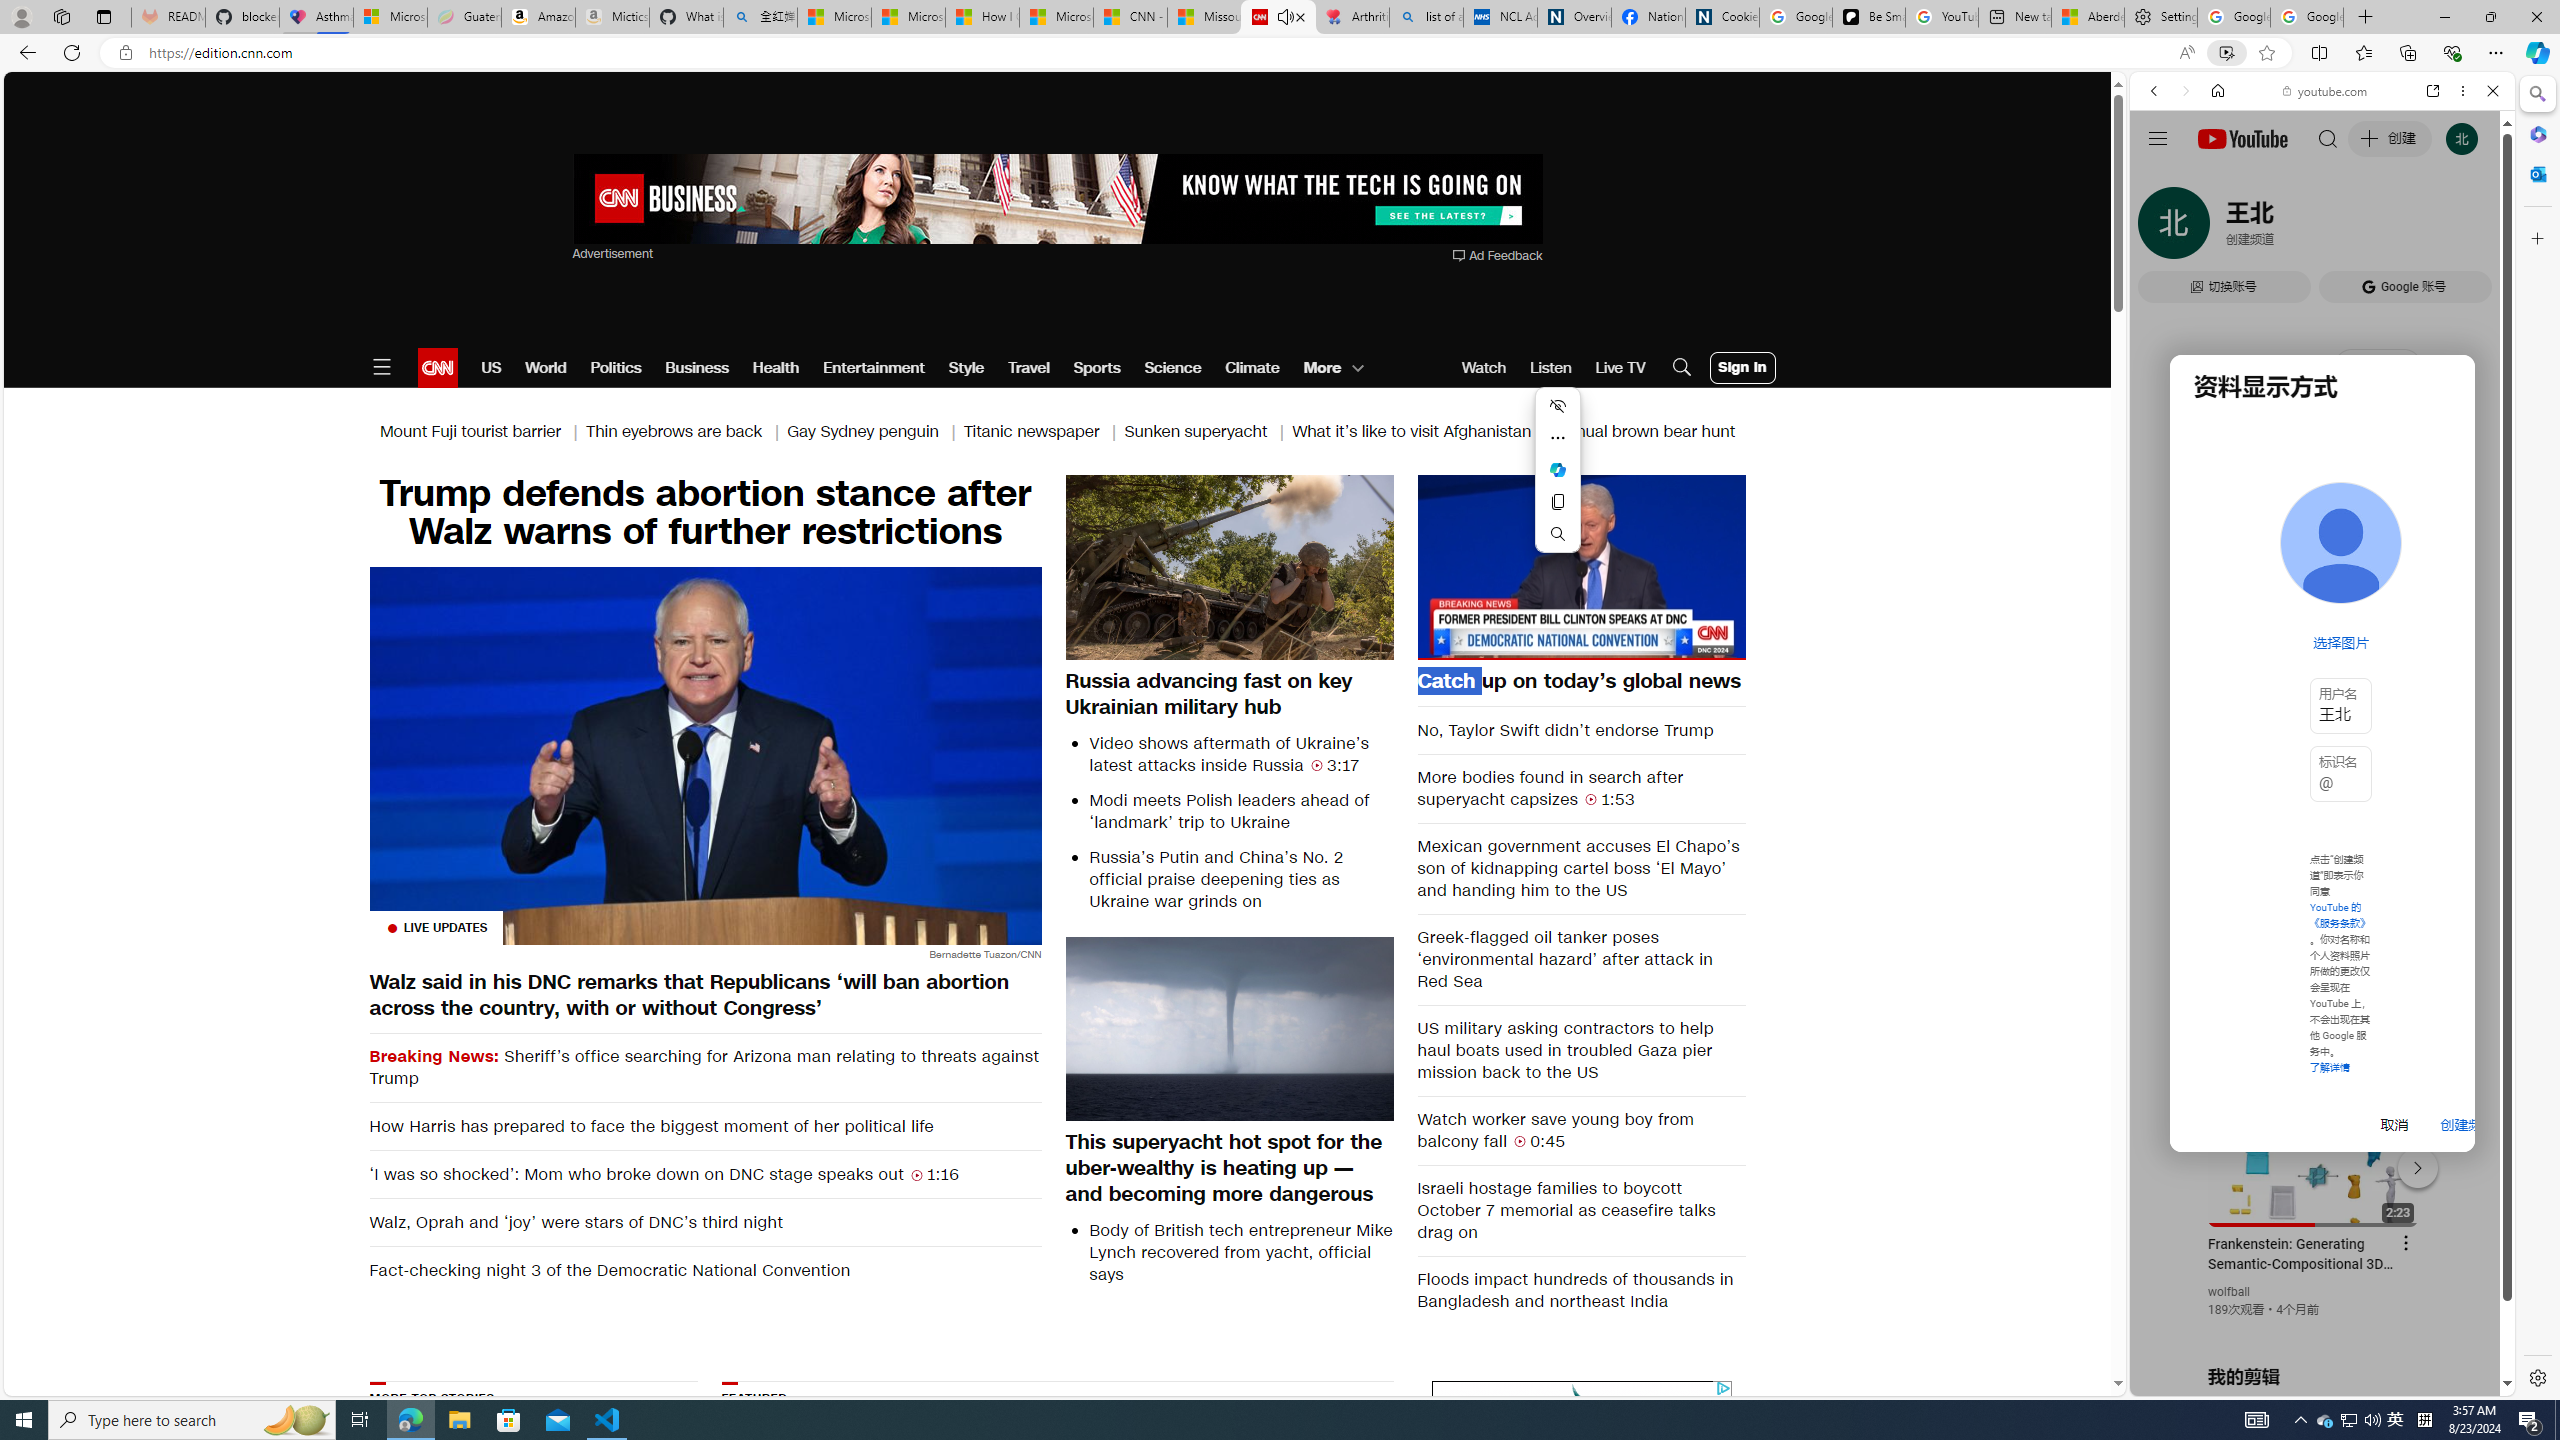 Image resolution: width=2560 pixels, height=1440 pixels. Describe the element at coordinates (1557, 468) in the screenshot. I see `'Mini menu on text selection'` at that location.